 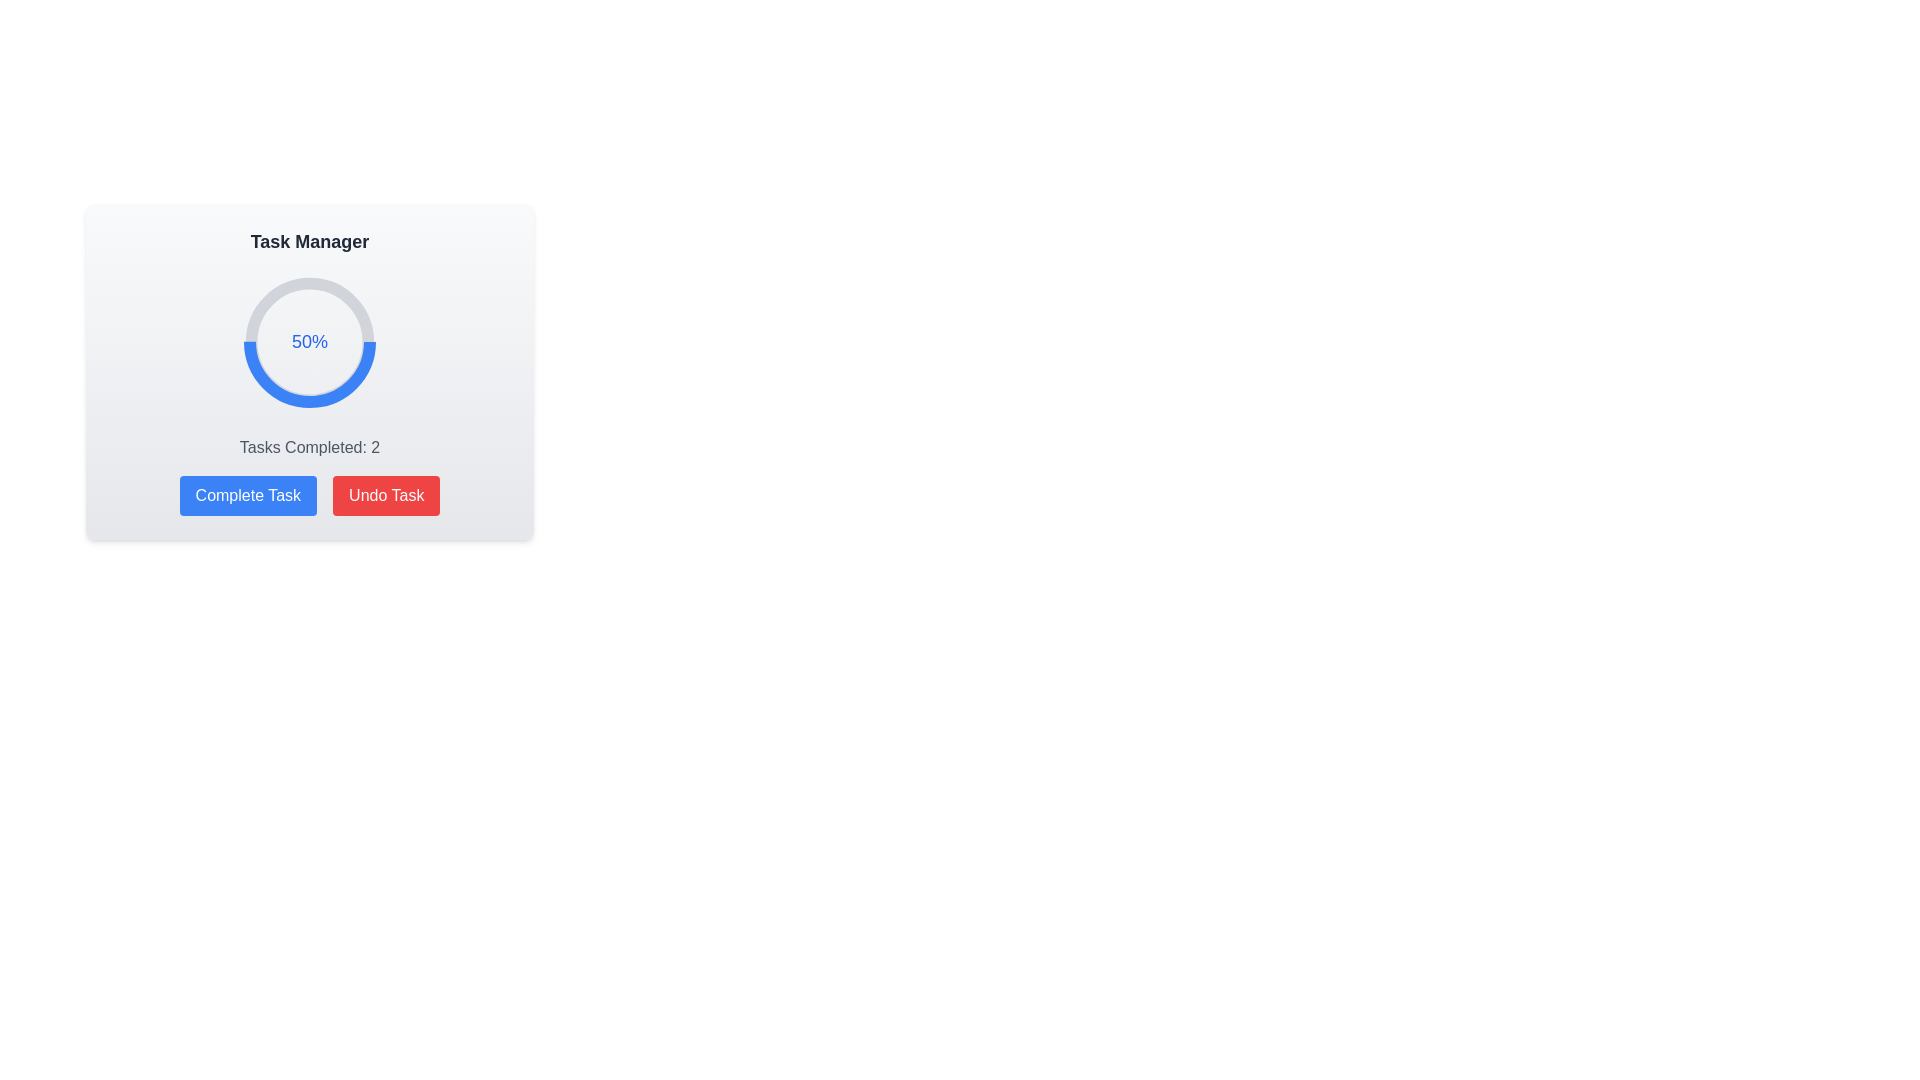 What do you see at coordinates (309, 341) in the screenshot?
I see `the circular progress indicator located centrally within the dashboard card to visually represent progress or completion percentage` at bounding box center [309, 341].